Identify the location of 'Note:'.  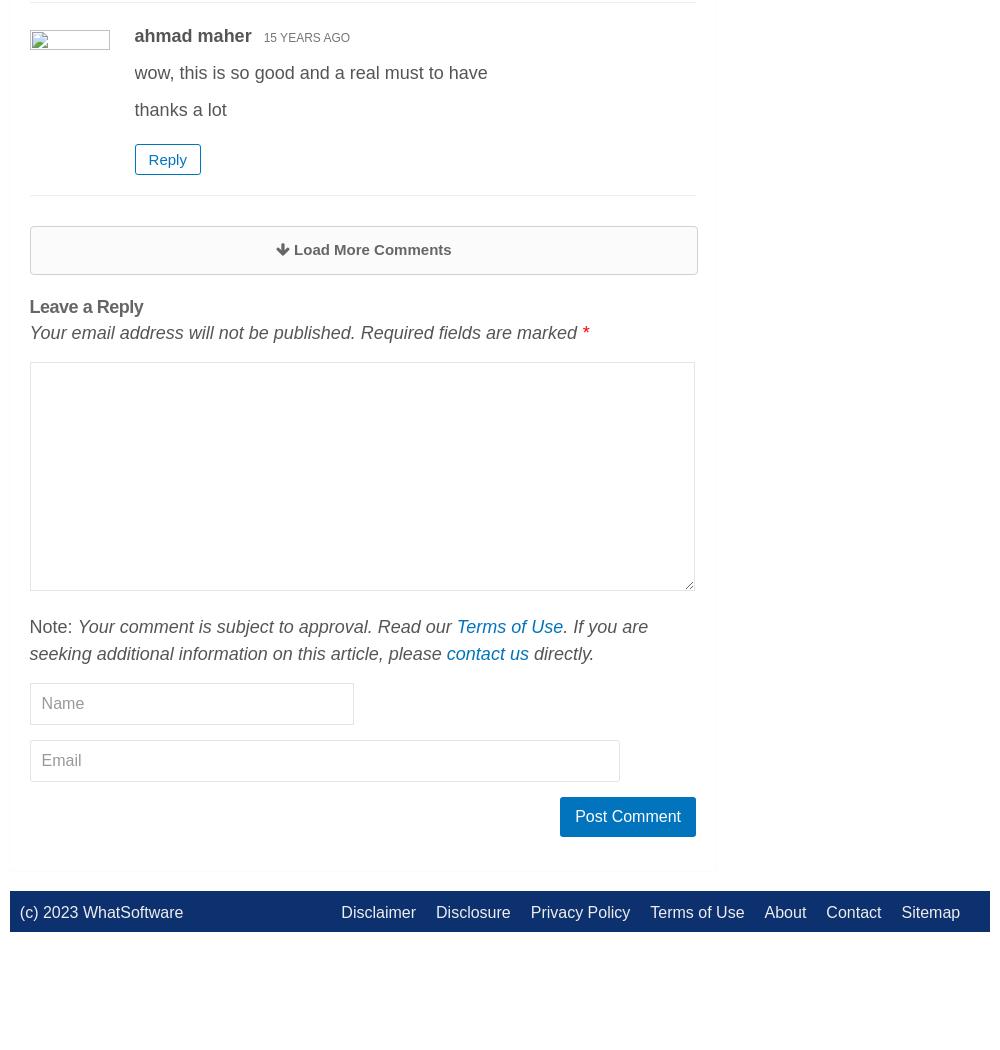
(53, 626).